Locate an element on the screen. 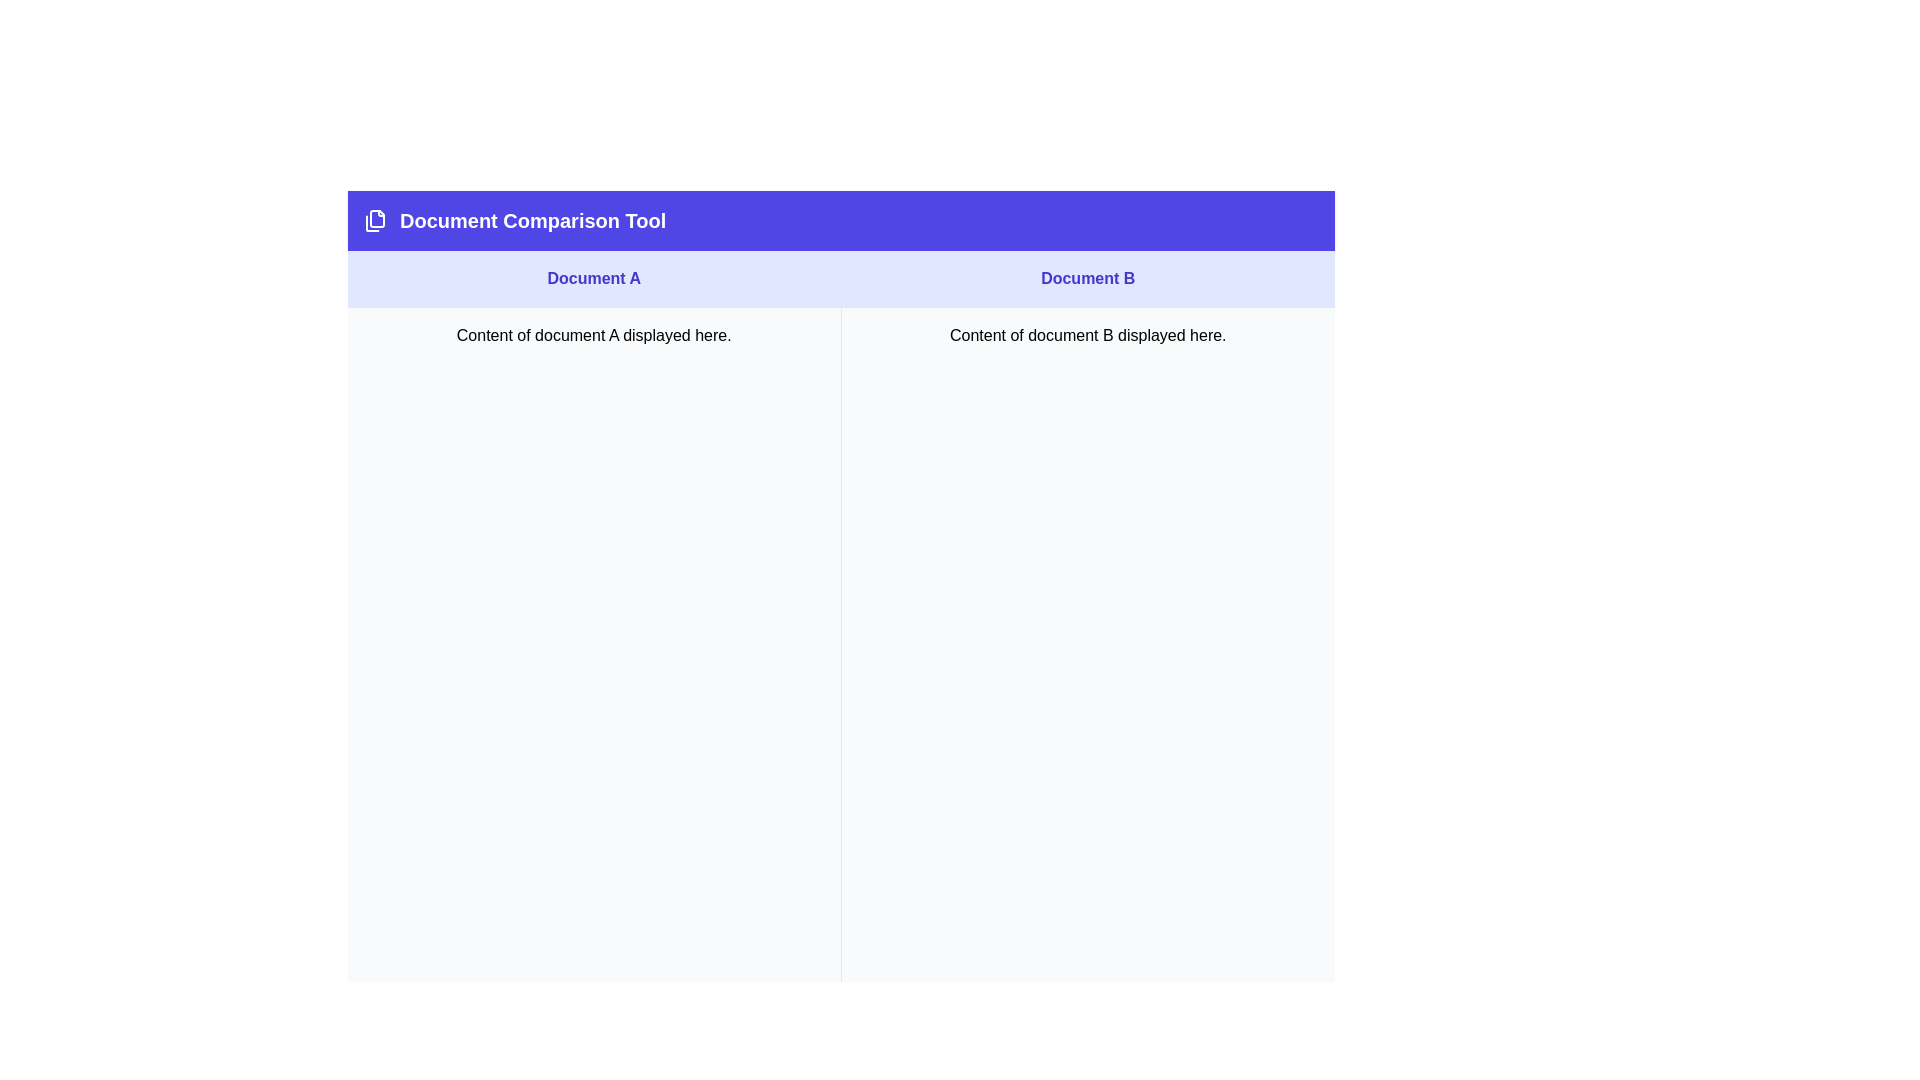  the document icon, which is a minimalist white line icon on a purple background, located to the left of the 'Document Comparison Tool' header text is located at coordinates (375, 220).